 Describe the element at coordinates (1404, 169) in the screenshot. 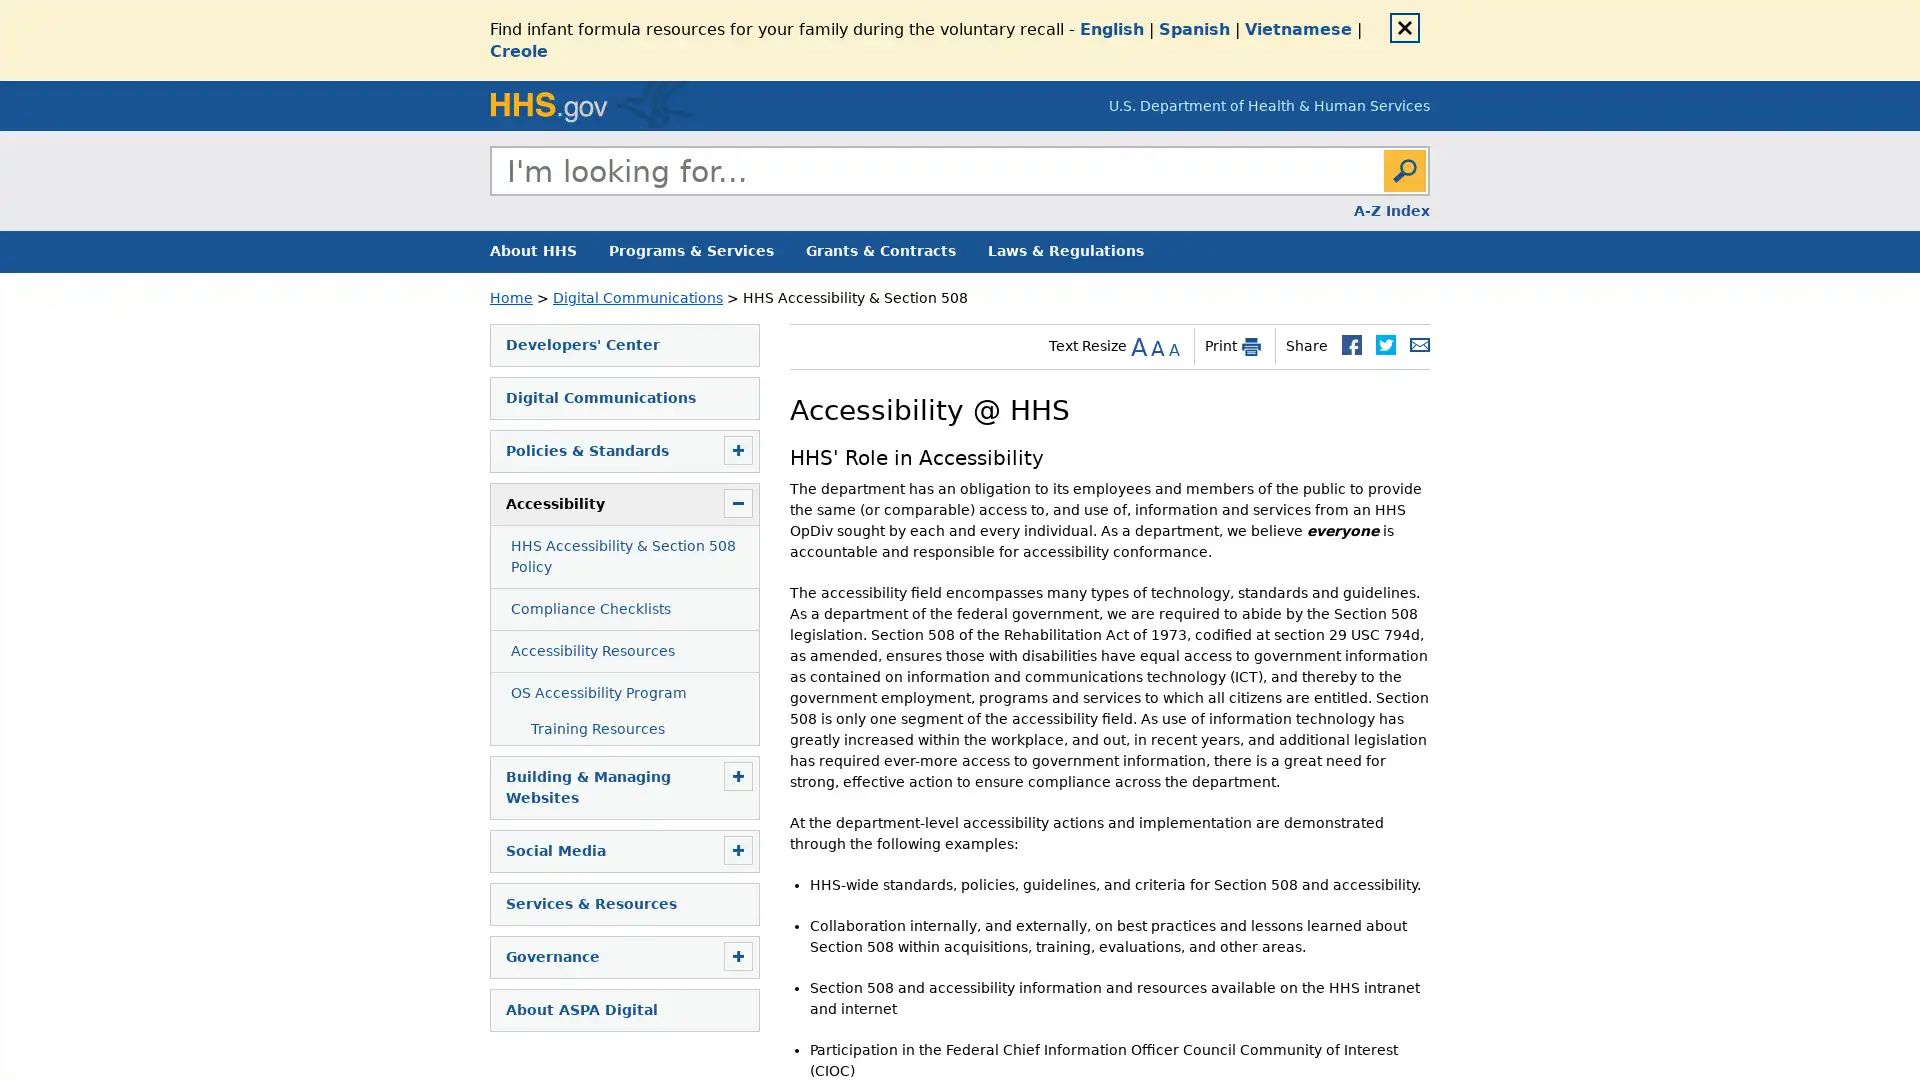

I see `Search` at that location.